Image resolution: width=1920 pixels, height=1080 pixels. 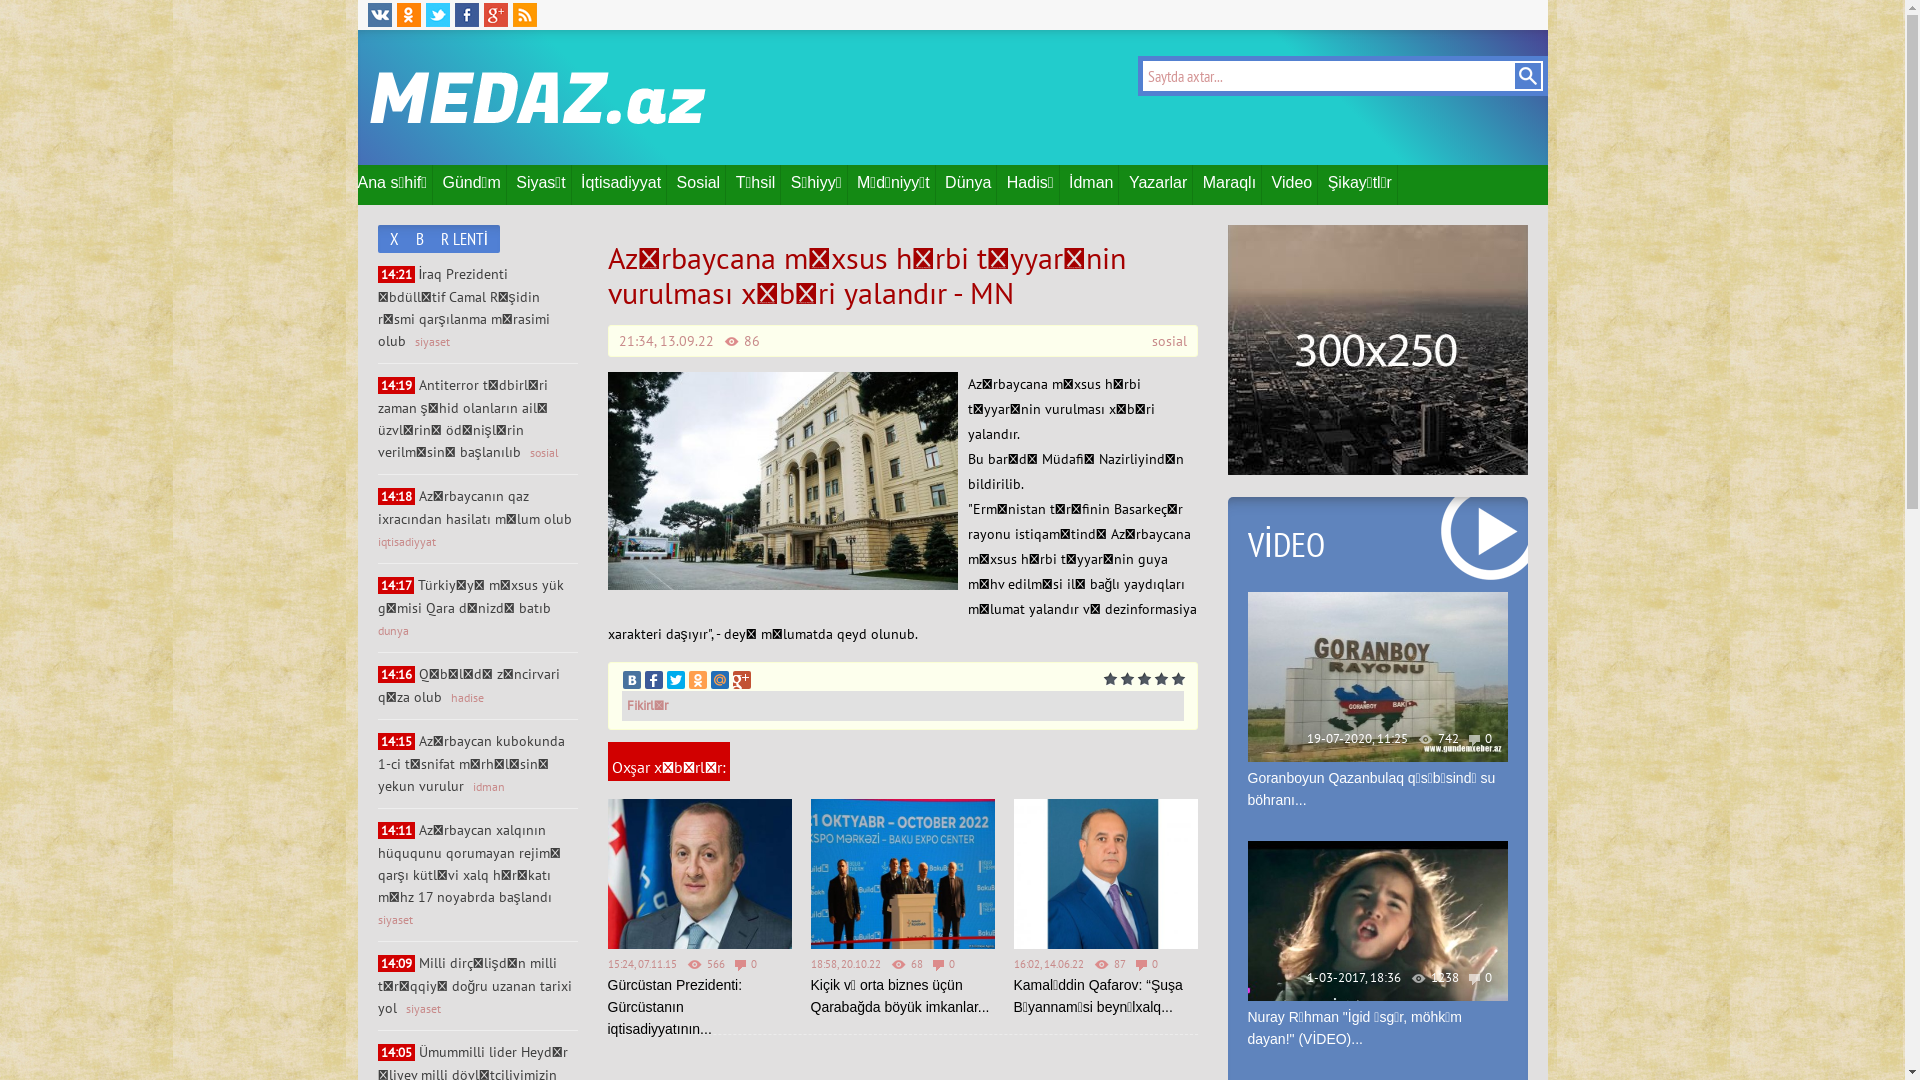 I want to click on 'Video', so click(x=1295, y=185).